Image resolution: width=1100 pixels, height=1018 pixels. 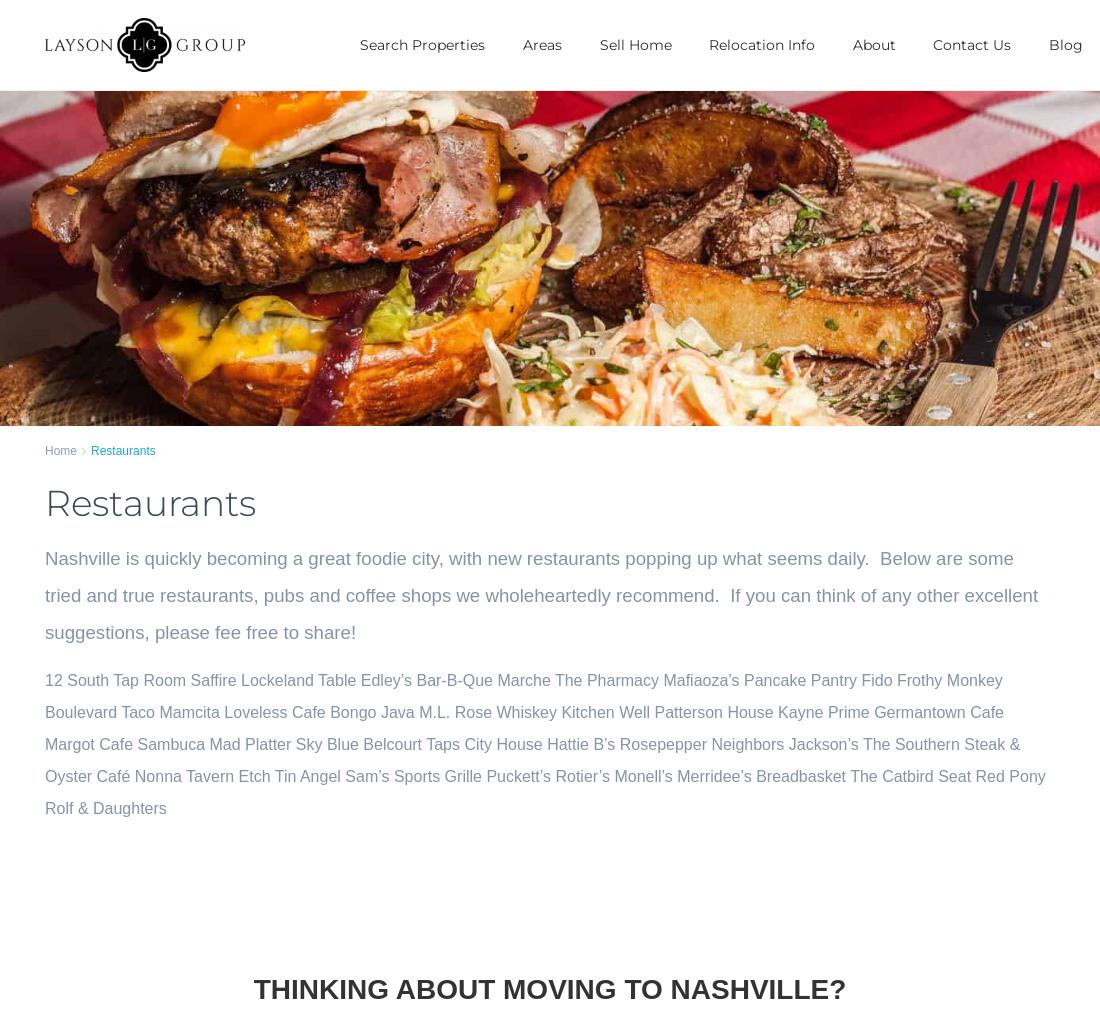 I want to click on 'About Us', so click(x=880, y=78).